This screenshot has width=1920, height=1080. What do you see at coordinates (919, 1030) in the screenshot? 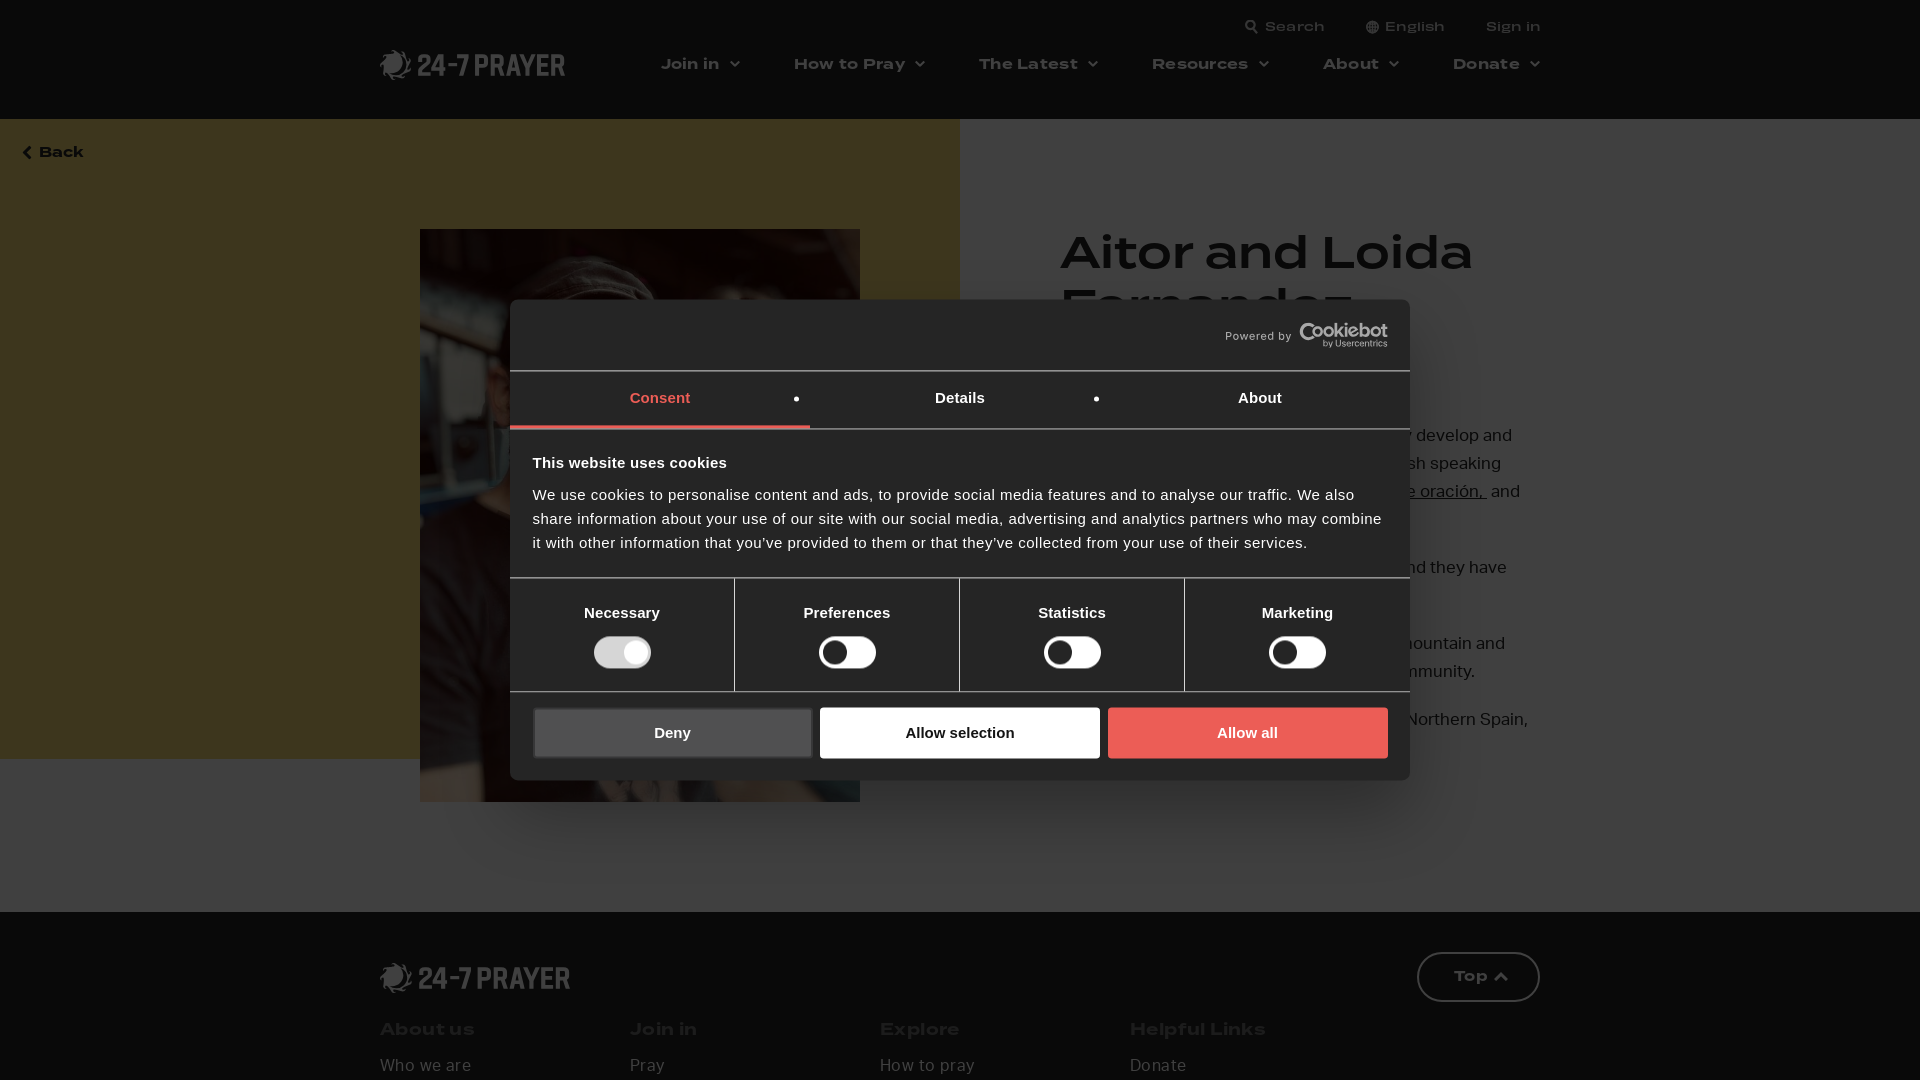
I see `'Explore'` at bounding box center [919, 1030].